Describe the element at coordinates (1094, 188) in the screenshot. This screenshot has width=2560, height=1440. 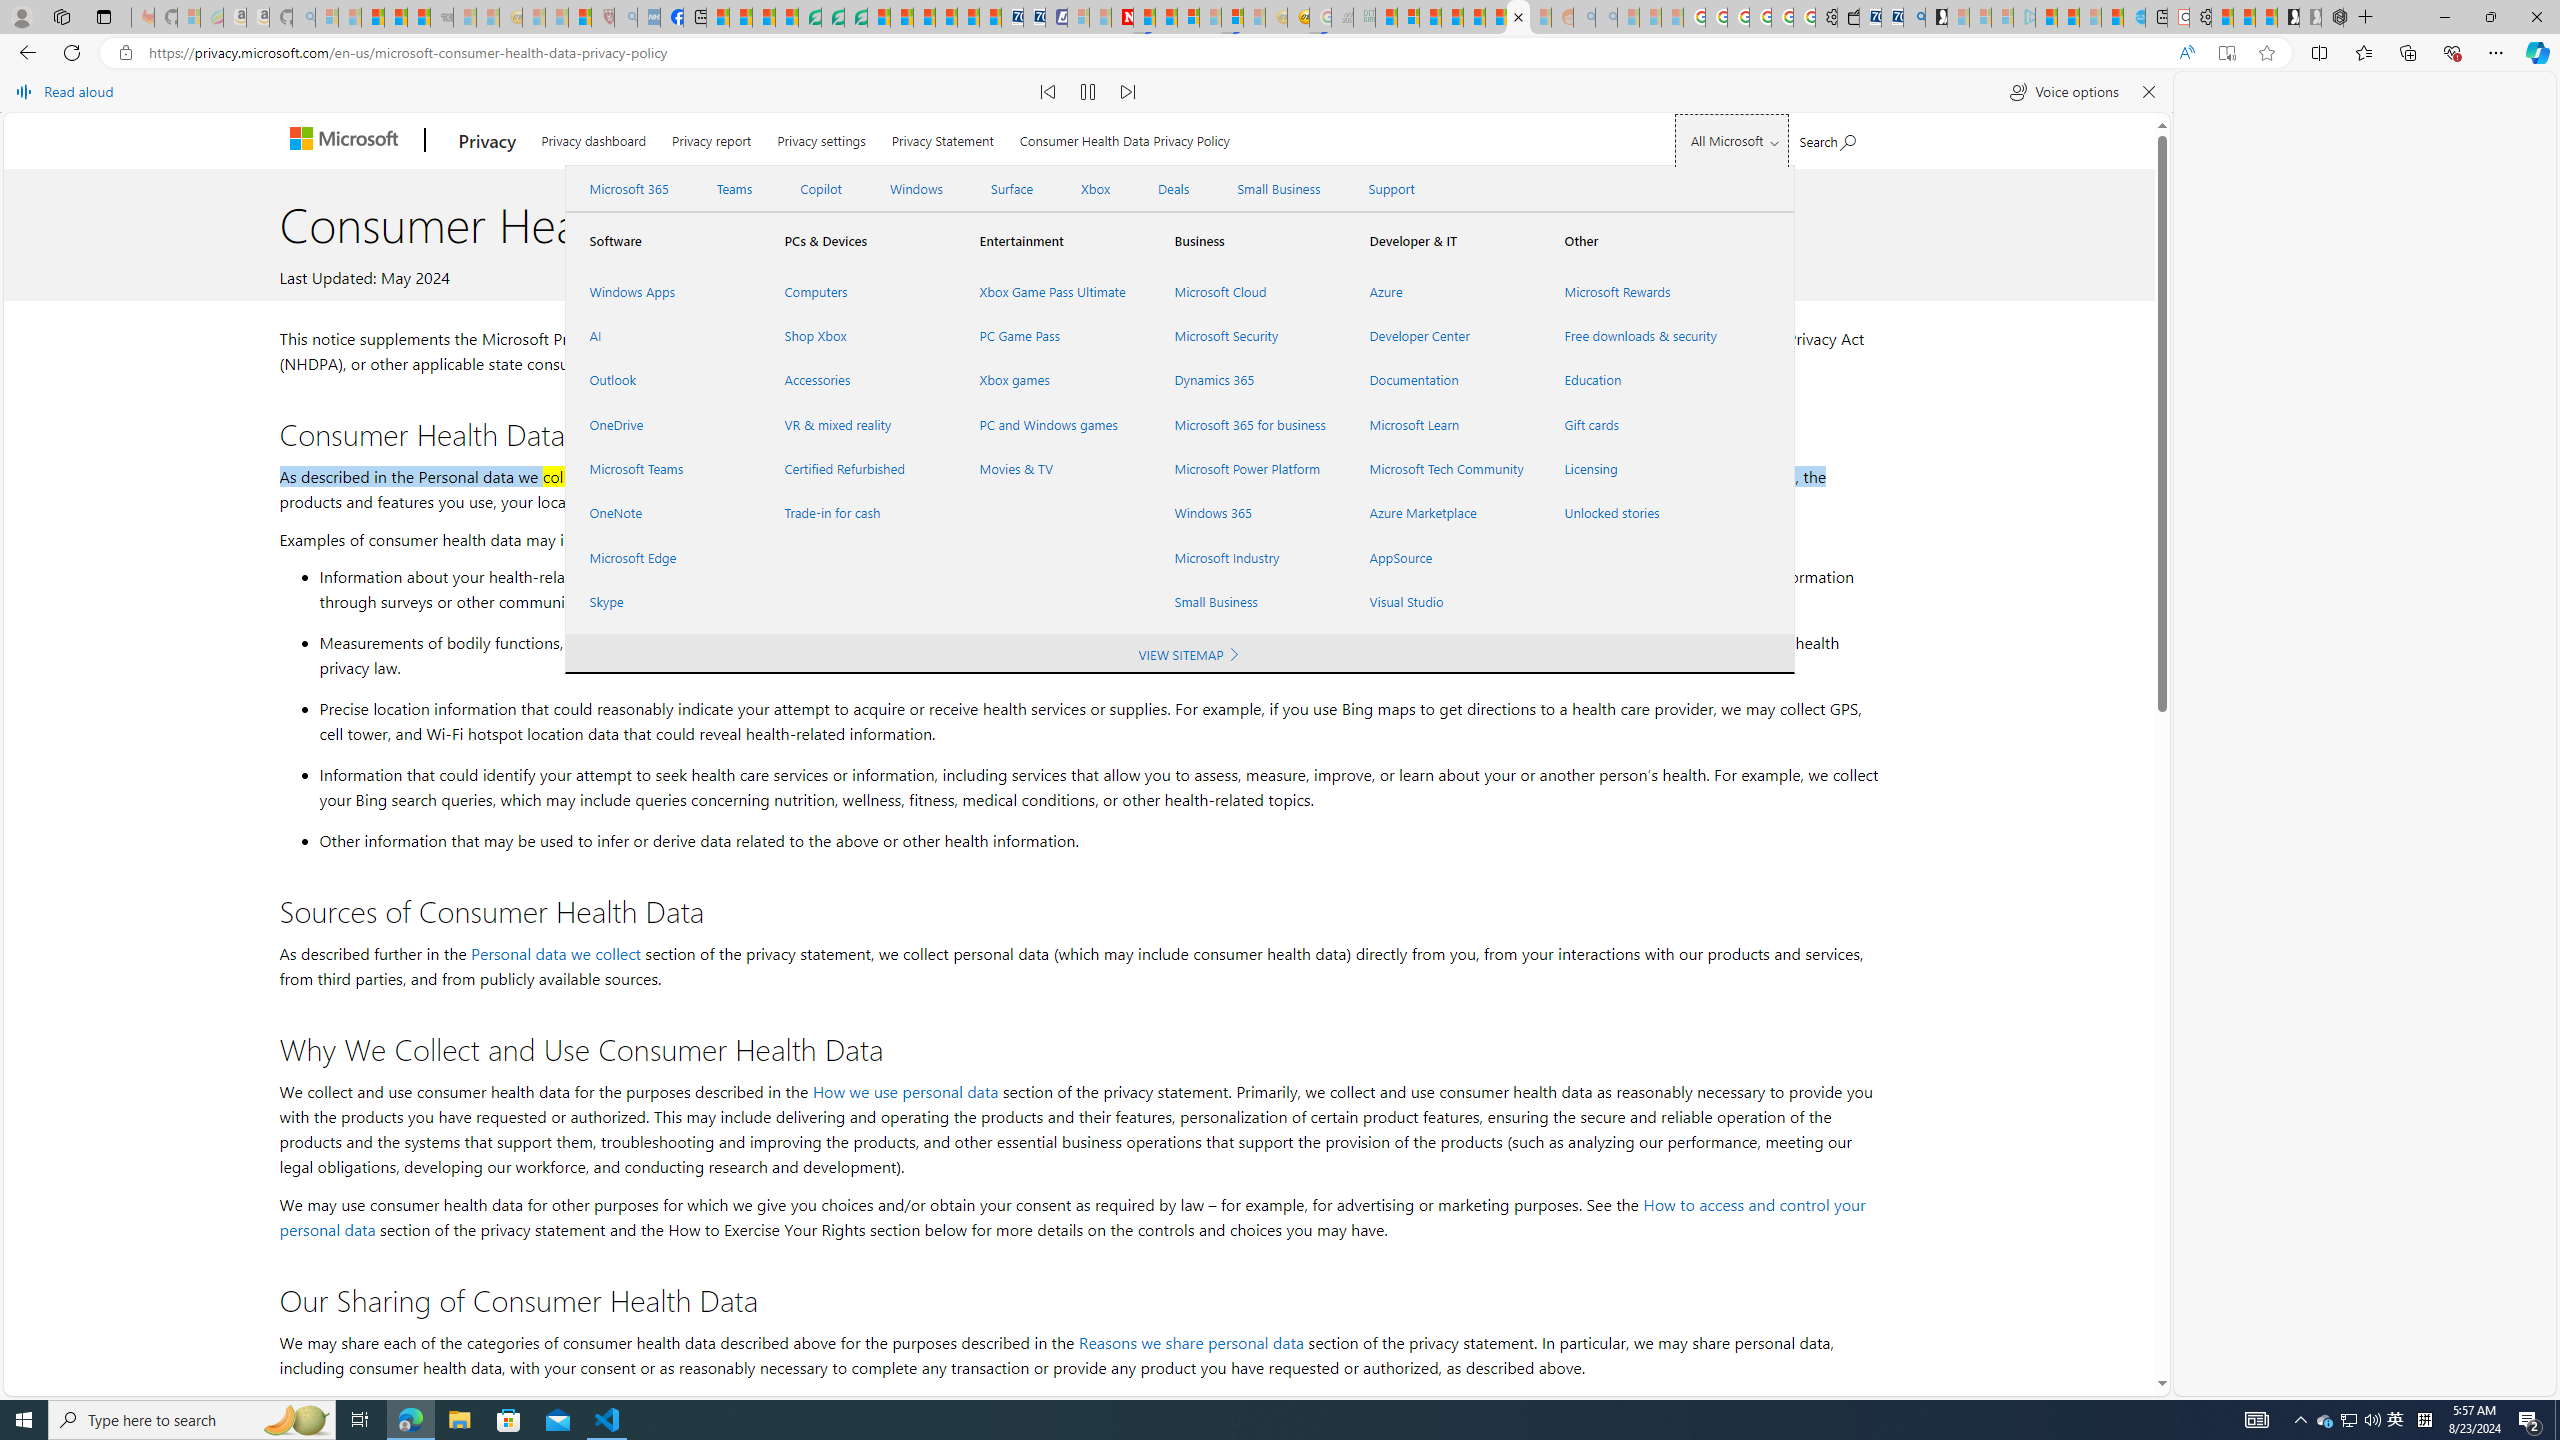
I see `'Xbox'` at that location.